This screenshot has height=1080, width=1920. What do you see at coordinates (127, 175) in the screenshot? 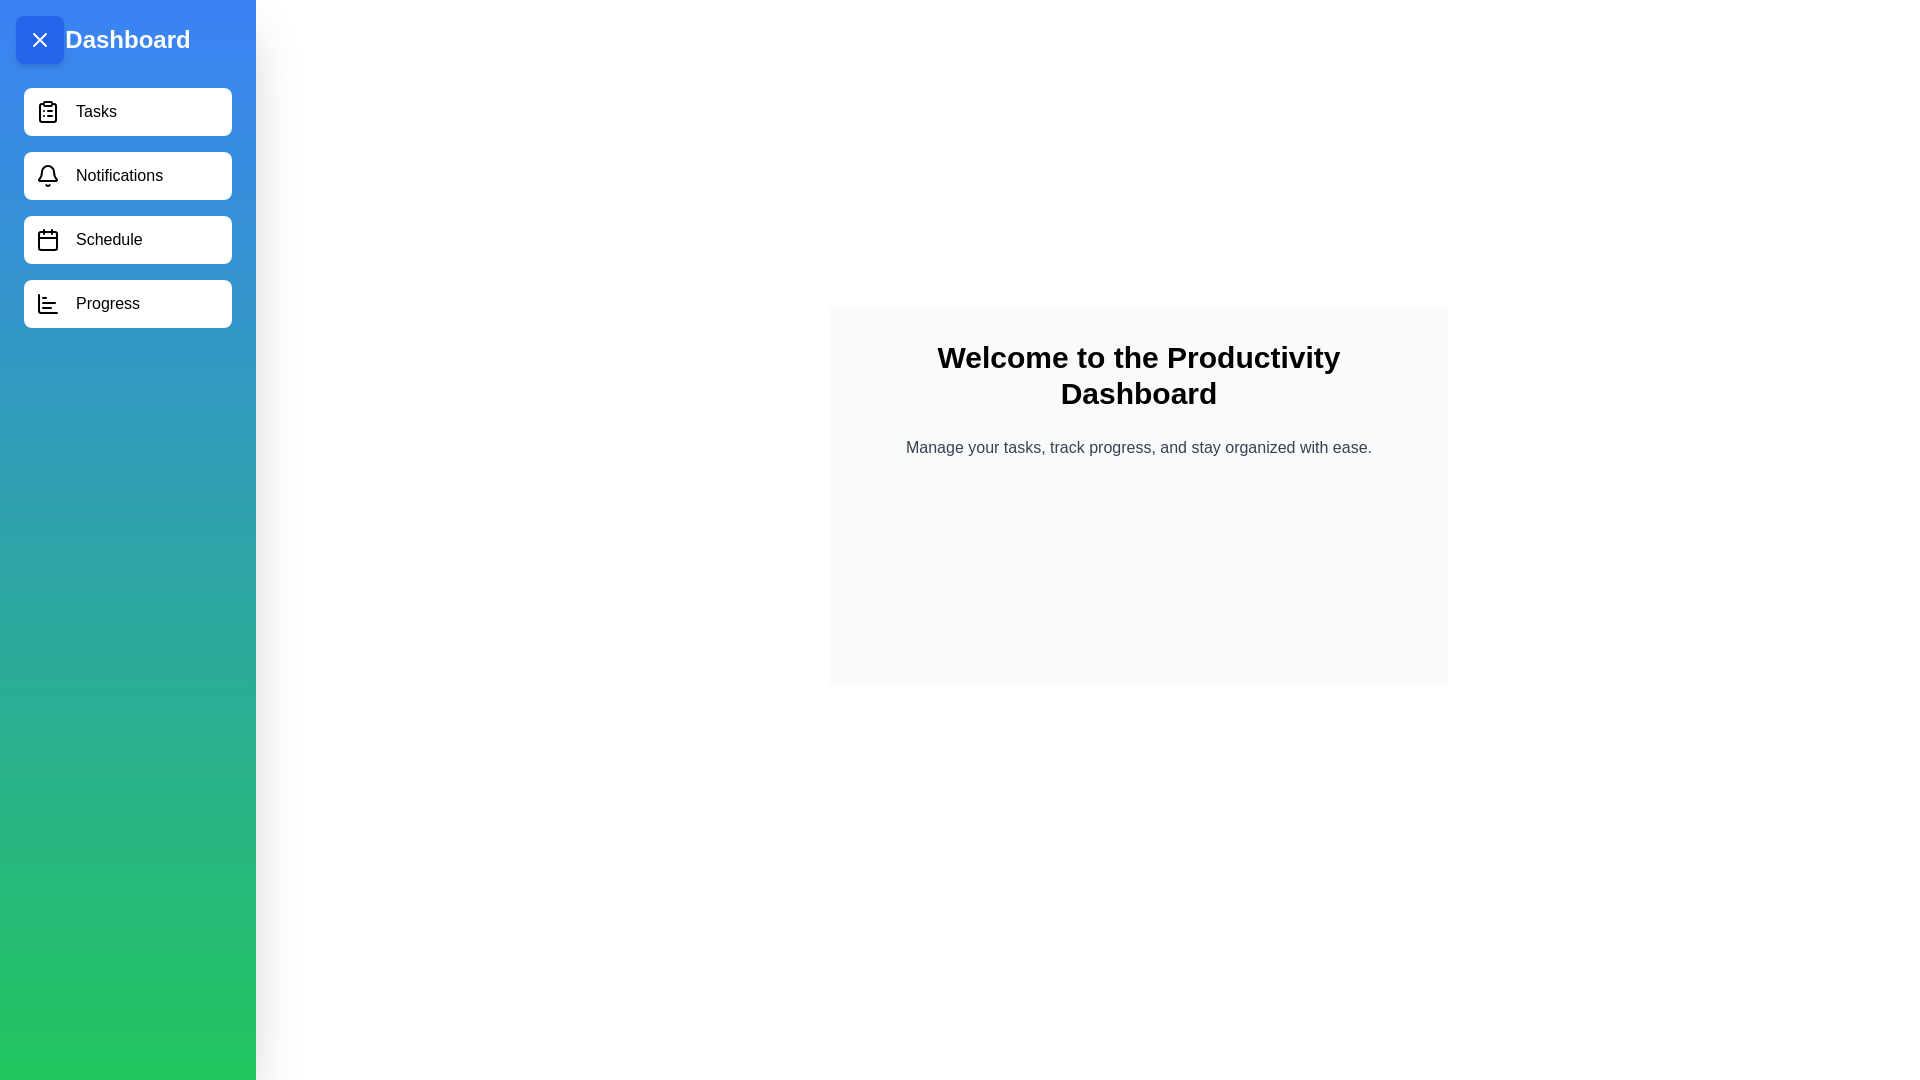
I see `the menu item Notifications from the drawer` at bounding box center [127, 175].